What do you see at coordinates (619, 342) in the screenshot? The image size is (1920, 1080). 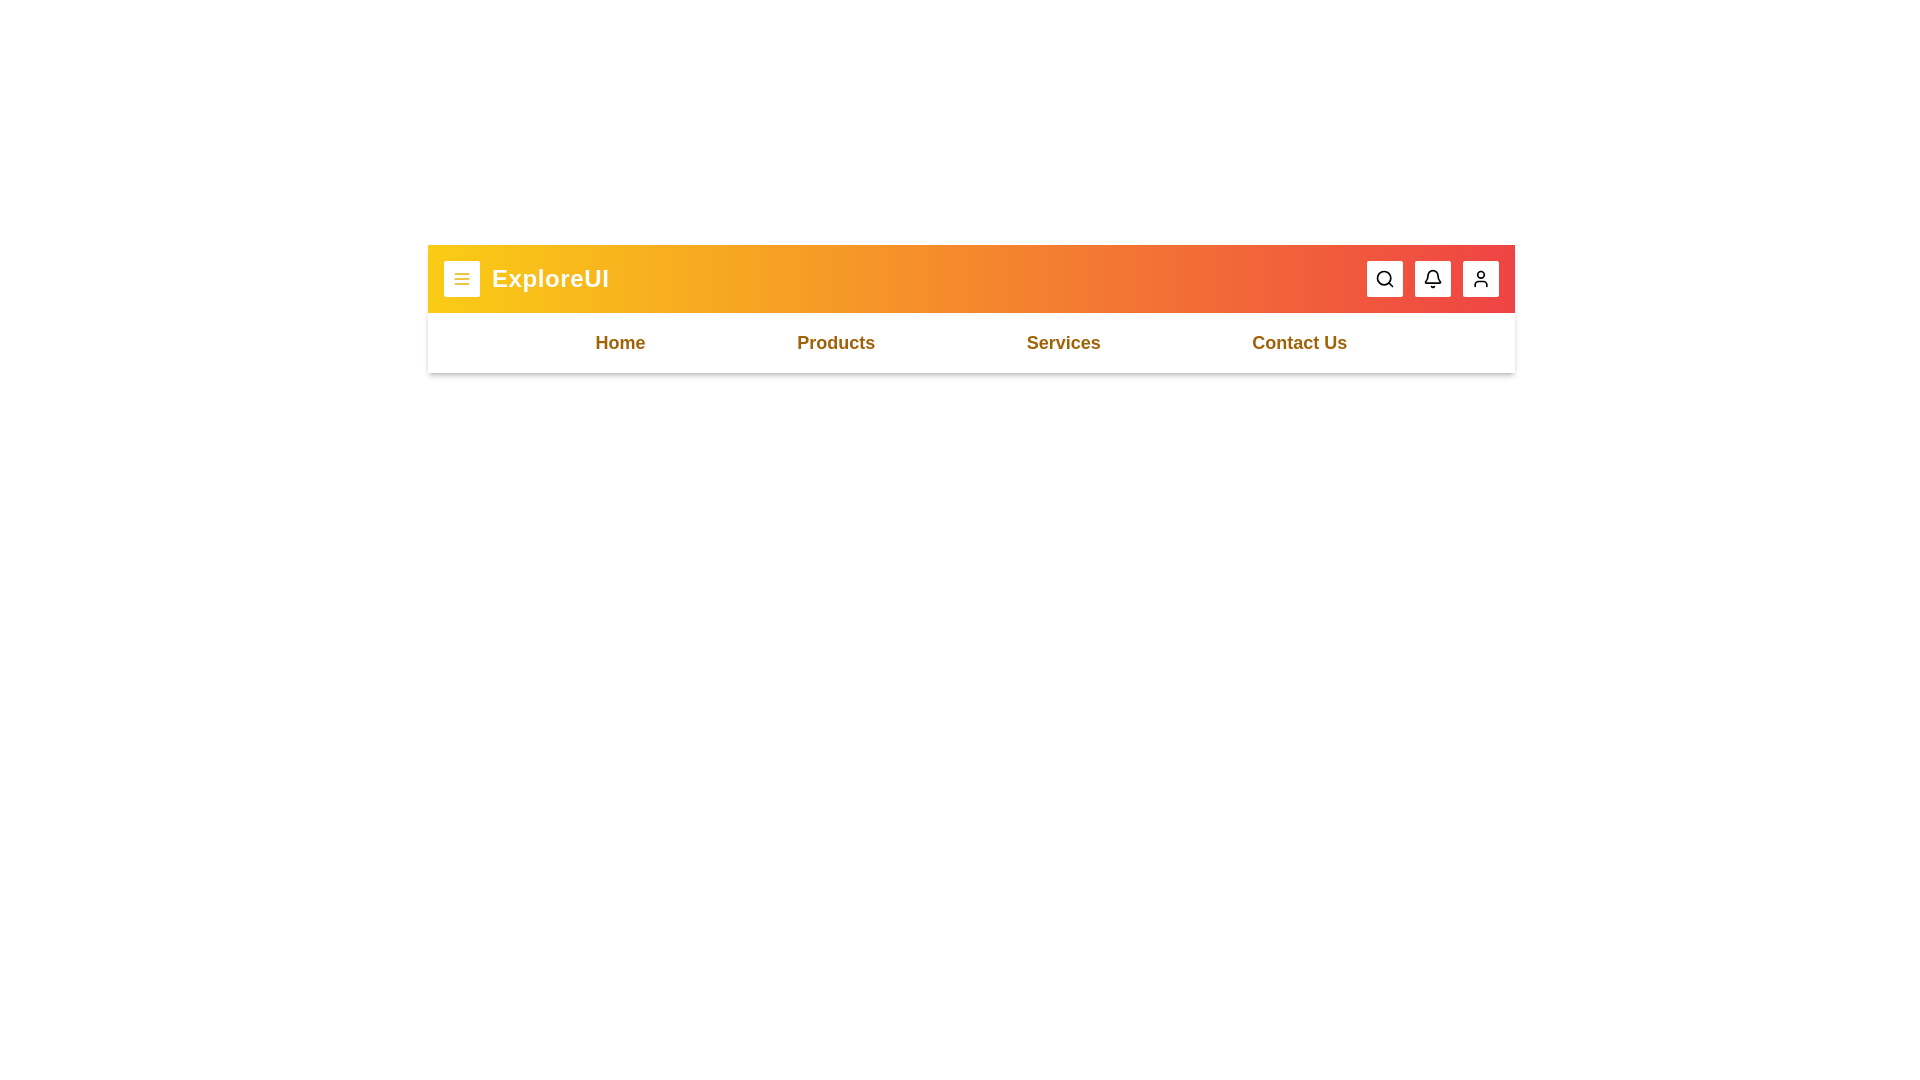 I see `the menu item Home by clicking on it` at bounding box center [619, 342].